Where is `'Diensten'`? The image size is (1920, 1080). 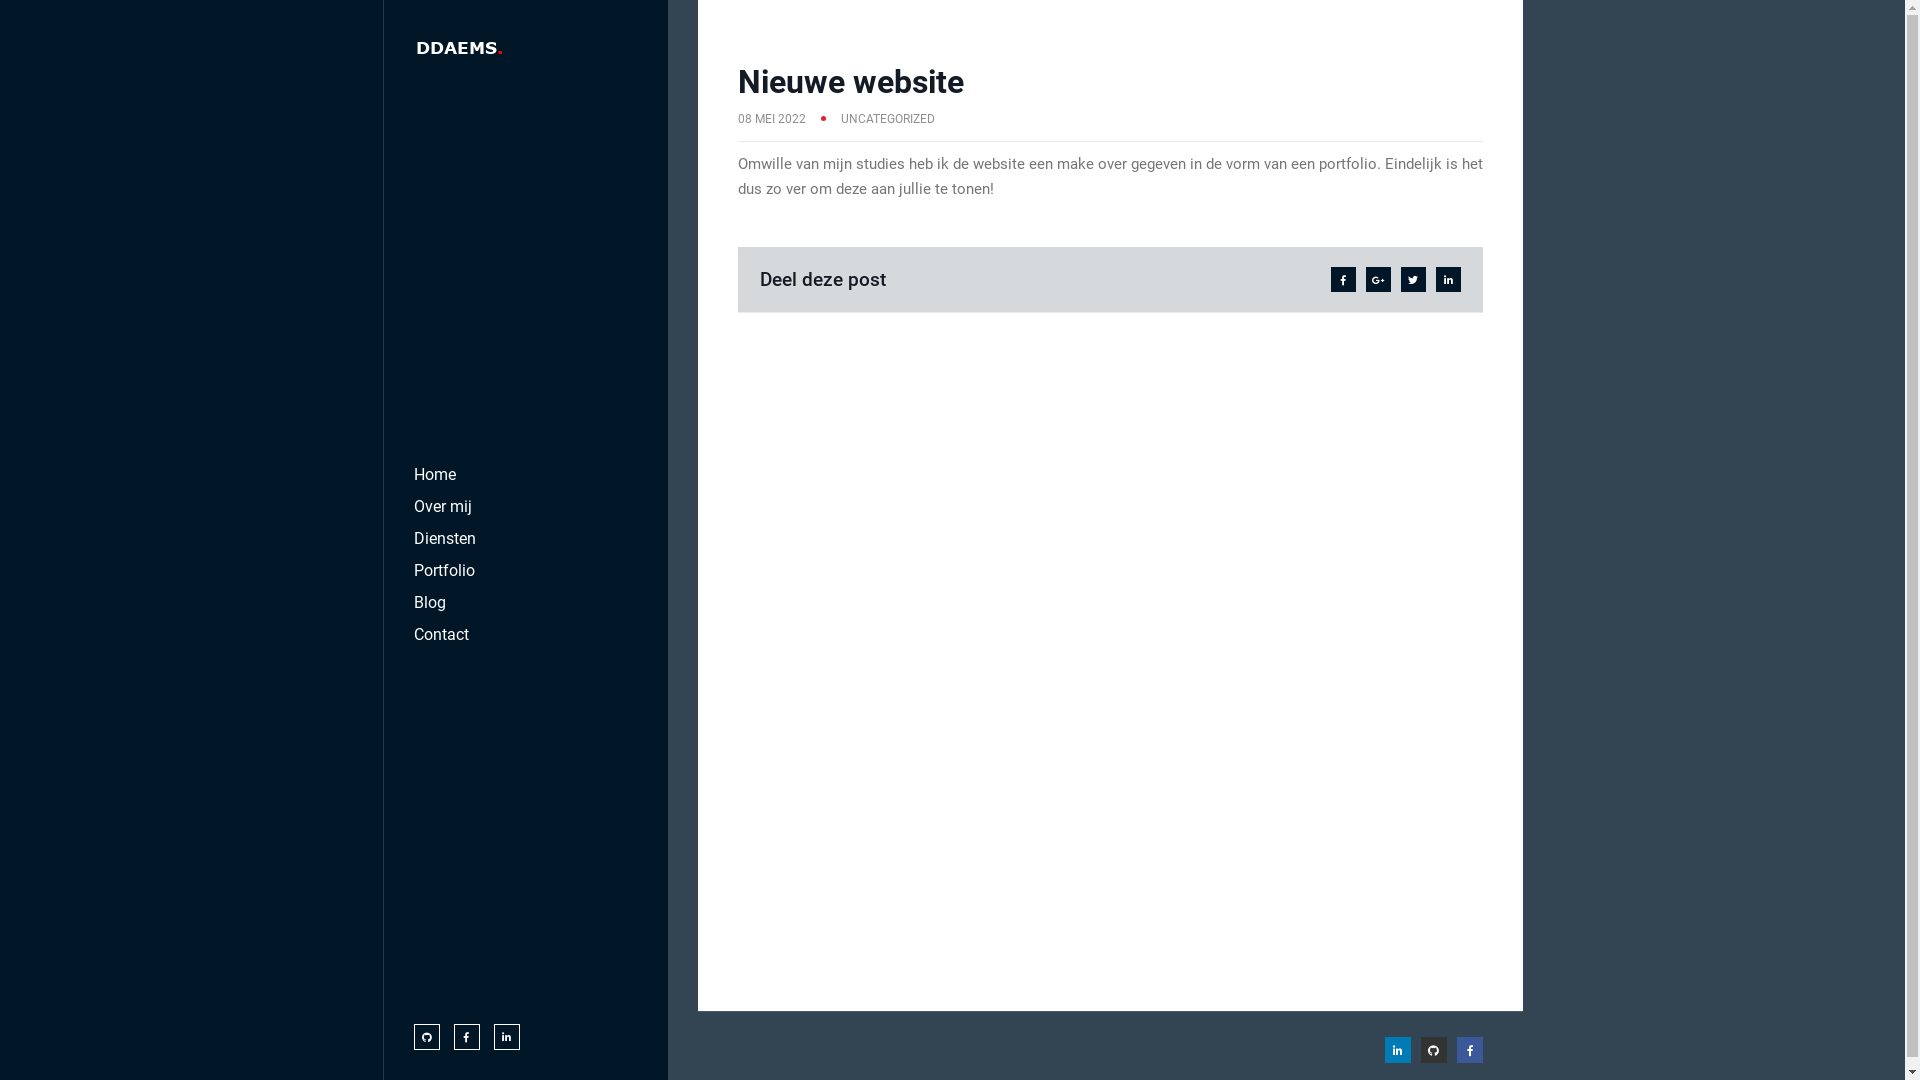
'Diensten' is located at coordinates (412, 536).